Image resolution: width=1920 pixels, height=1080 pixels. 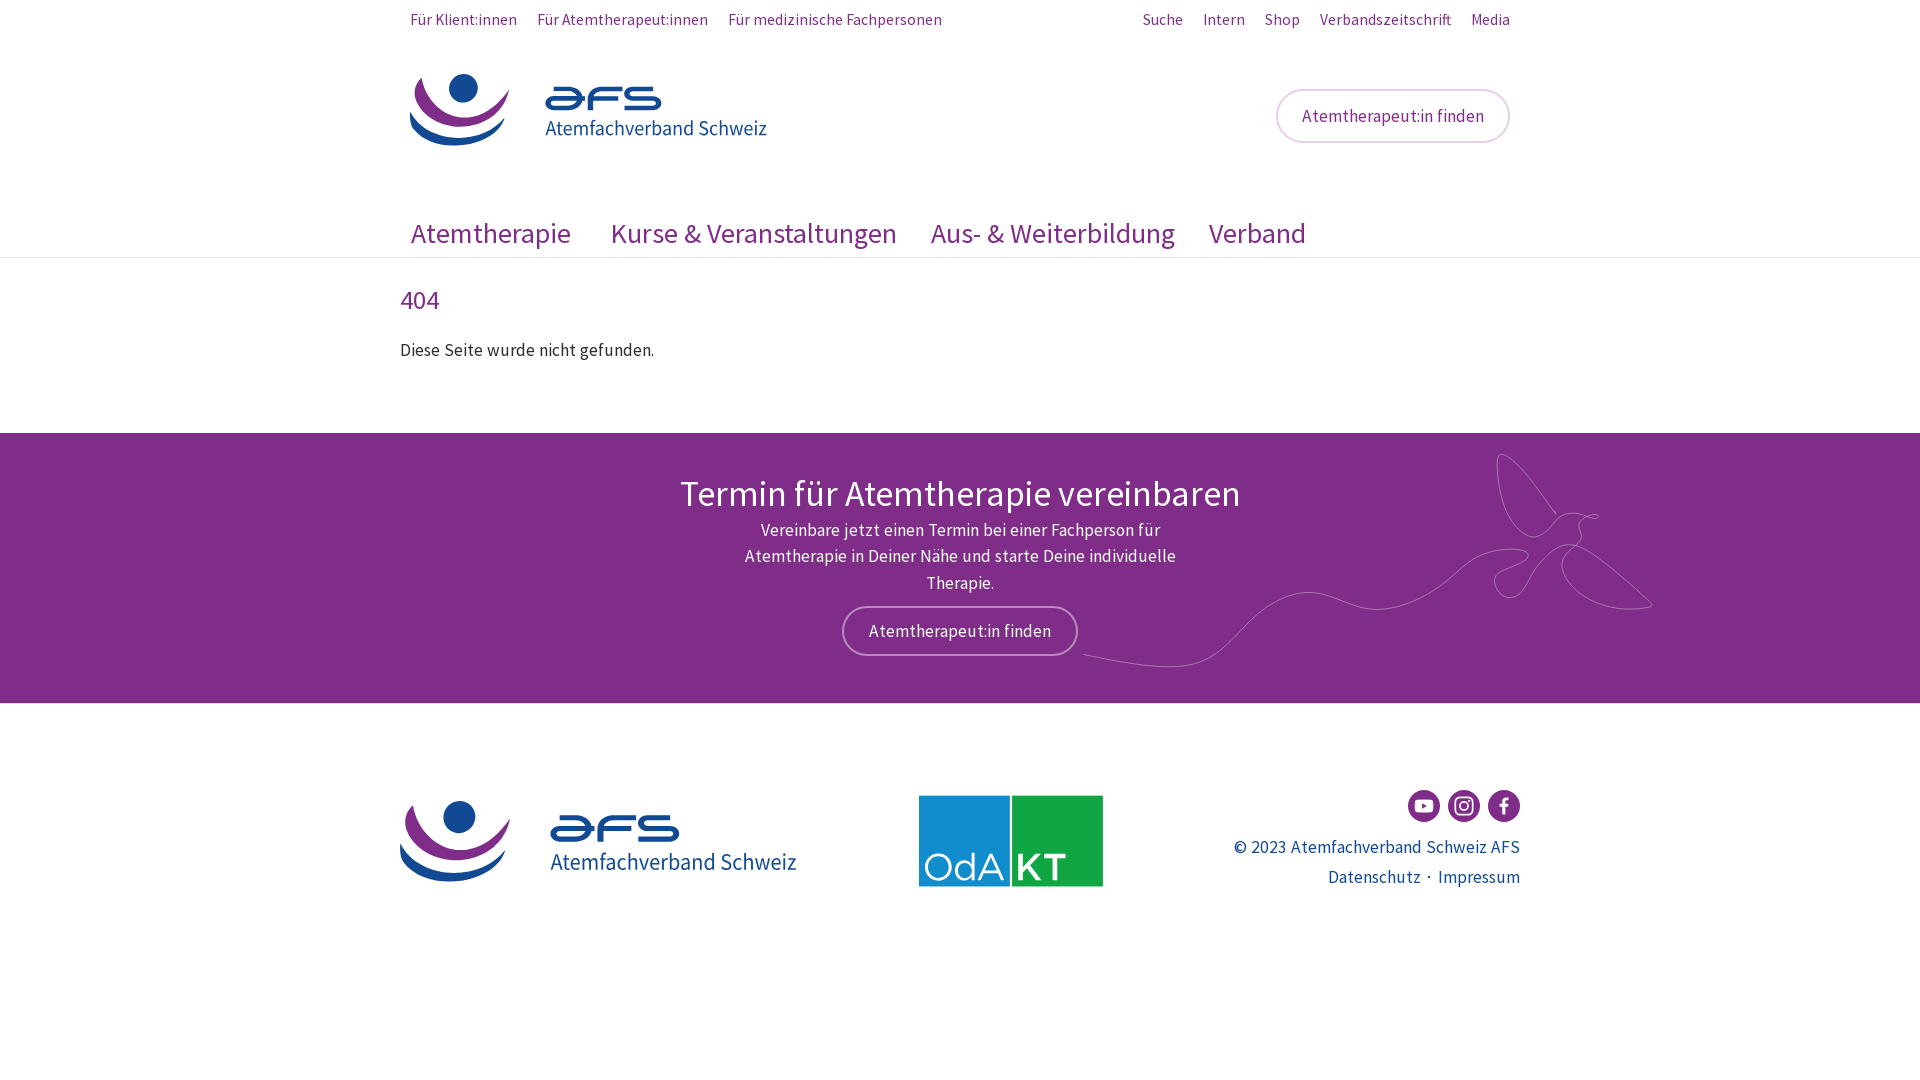 What do you see at coordinates (1373, 875) in the screenshot?
I see `'Datenschutz'` at bounding box center [1373, 875].